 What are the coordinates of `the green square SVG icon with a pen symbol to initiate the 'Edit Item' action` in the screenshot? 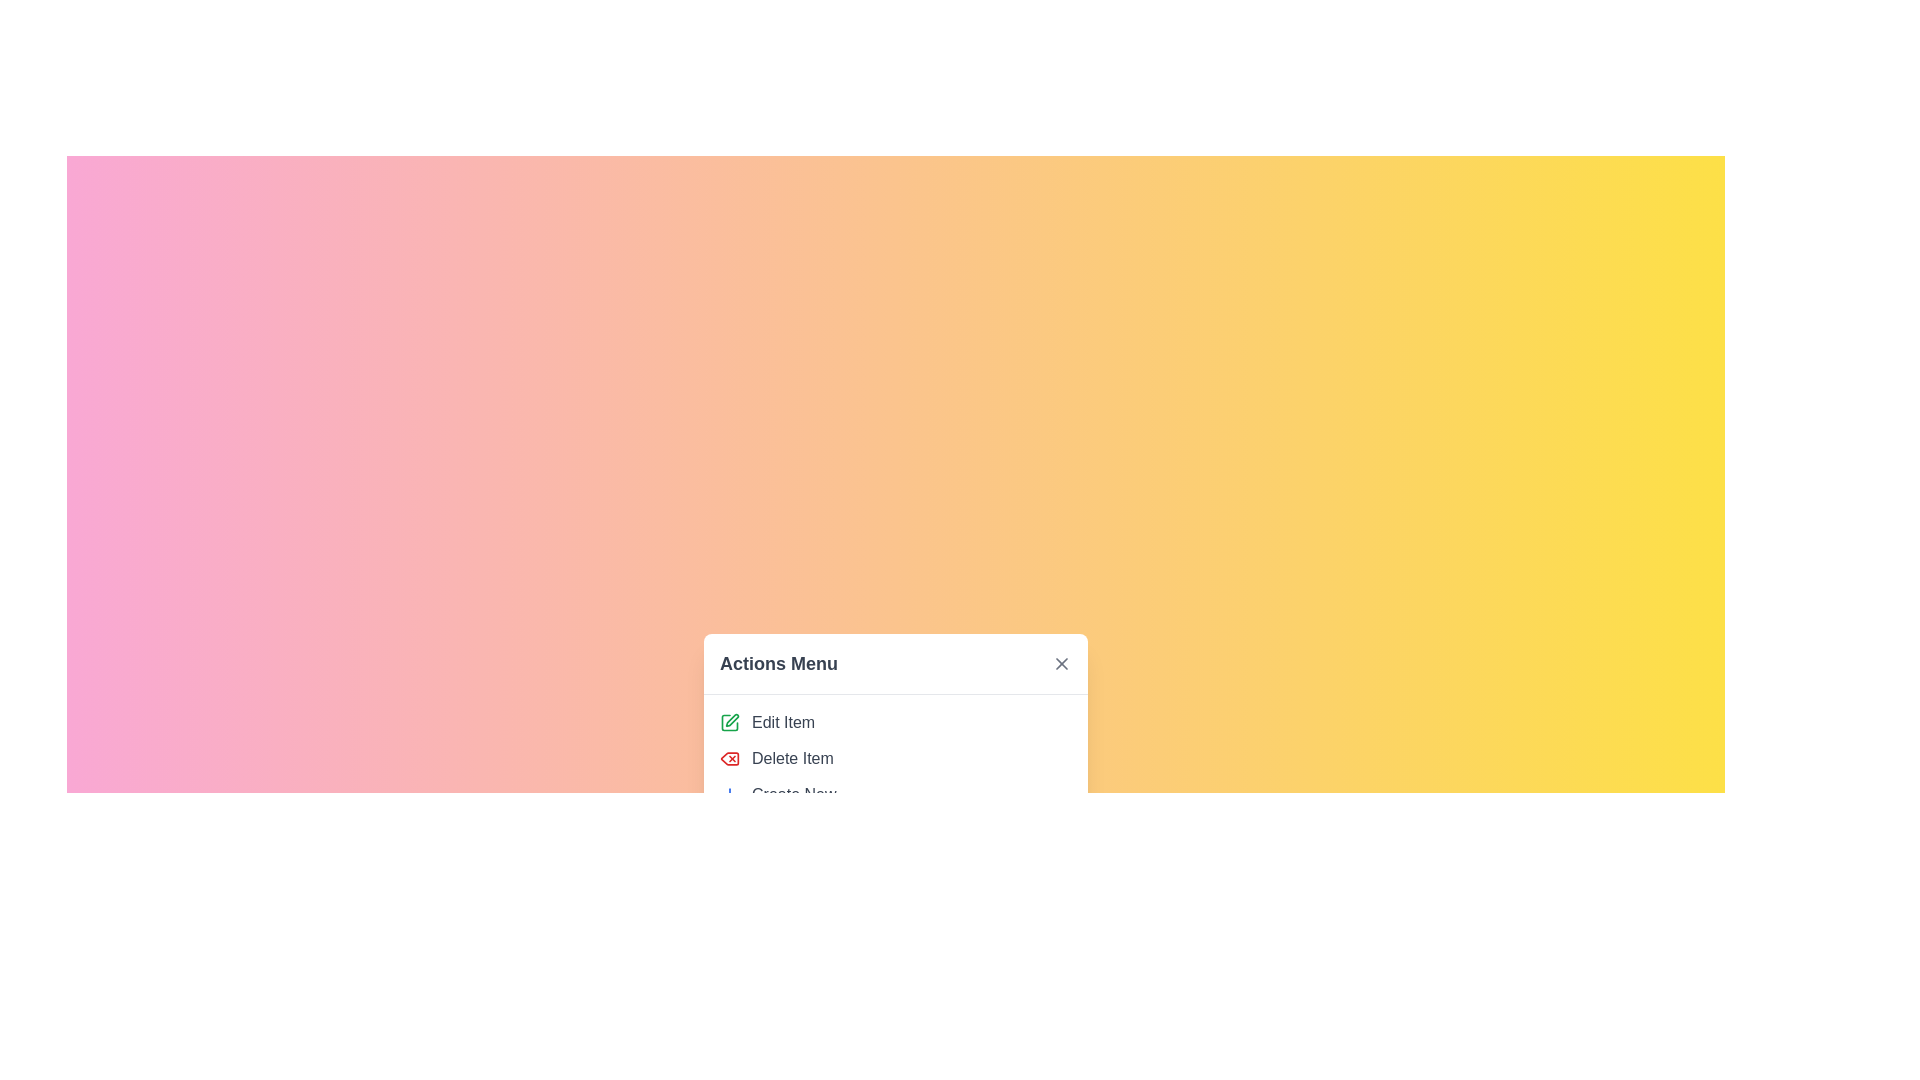 It's located at (728, 722).